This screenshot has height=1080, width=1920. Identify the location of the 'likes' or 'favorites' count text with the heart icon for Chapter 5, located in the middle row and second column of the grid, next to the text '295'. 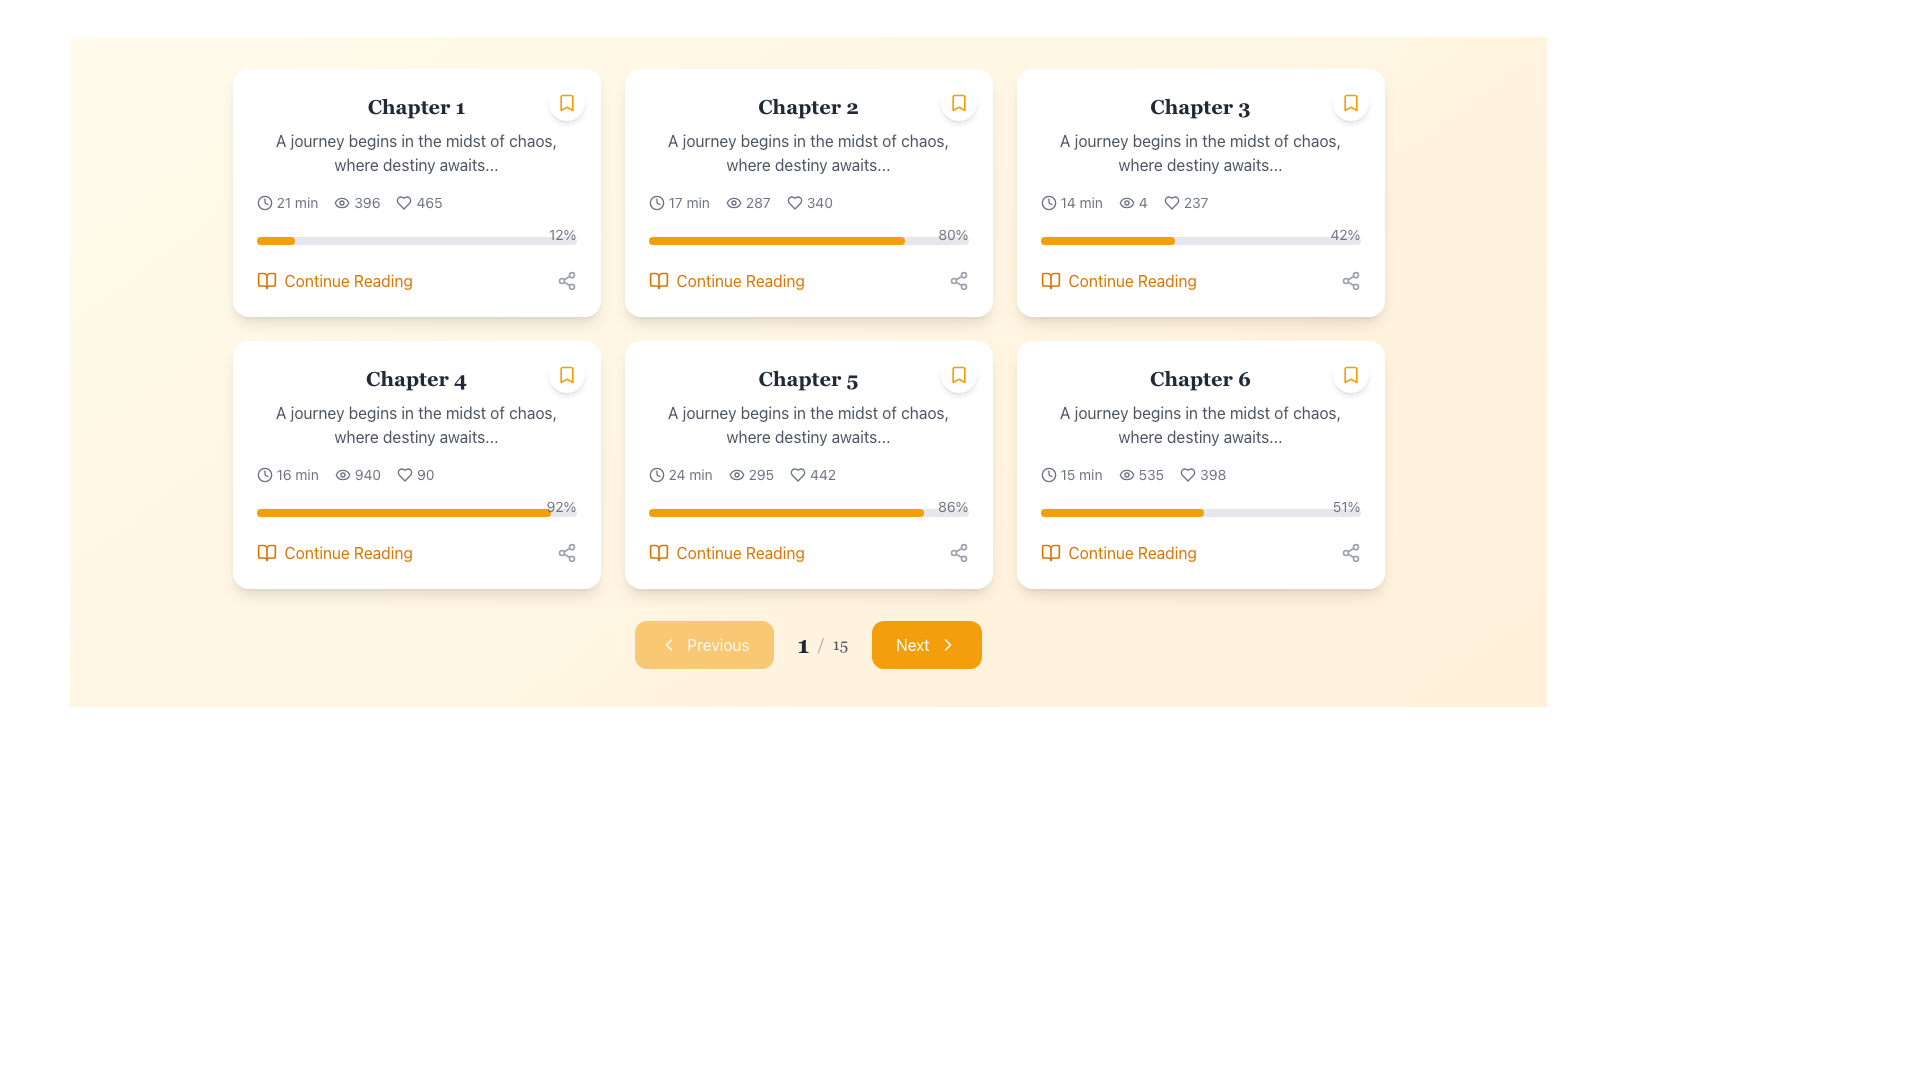
(813, 474).